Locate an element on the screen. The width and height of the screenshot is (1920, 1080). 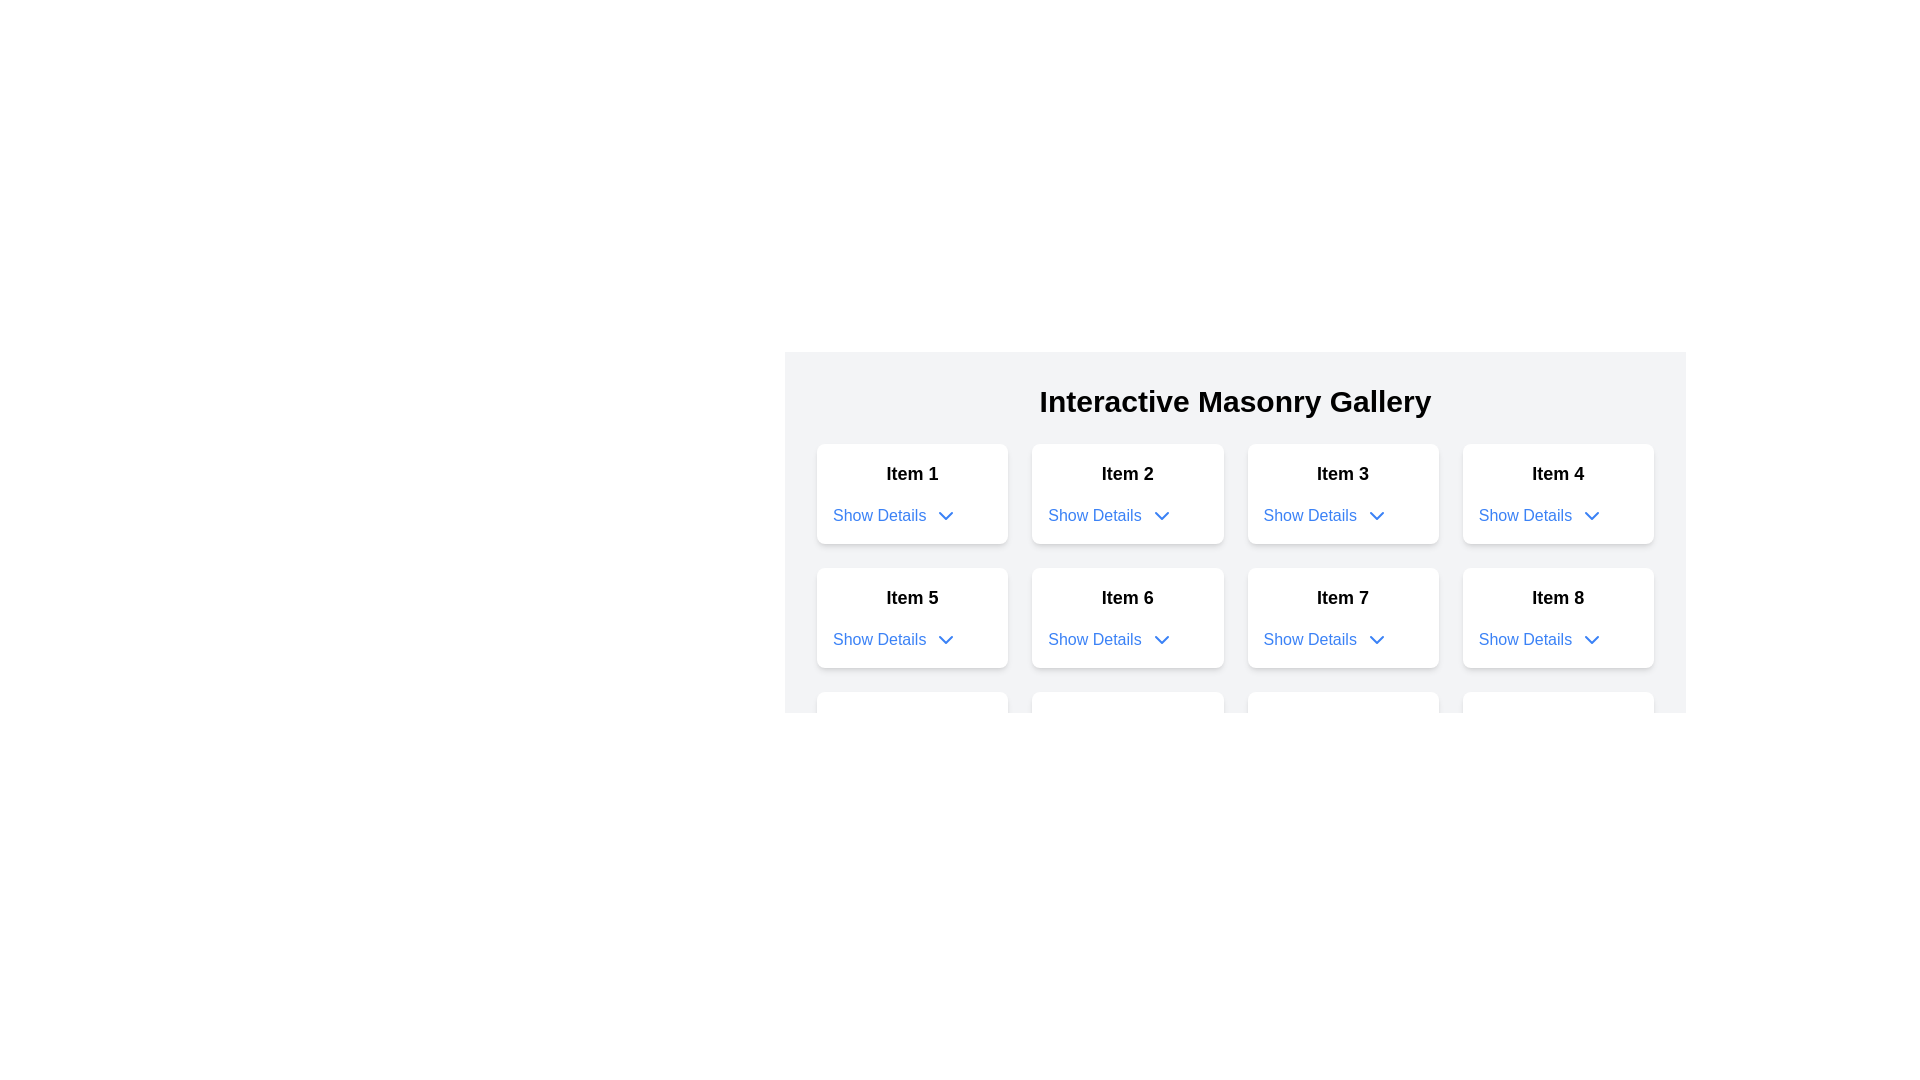
the interactive hyperlink with an icon located in the bottom right of the 'Item 7' sub-section is located at coordinates (1326, 640).